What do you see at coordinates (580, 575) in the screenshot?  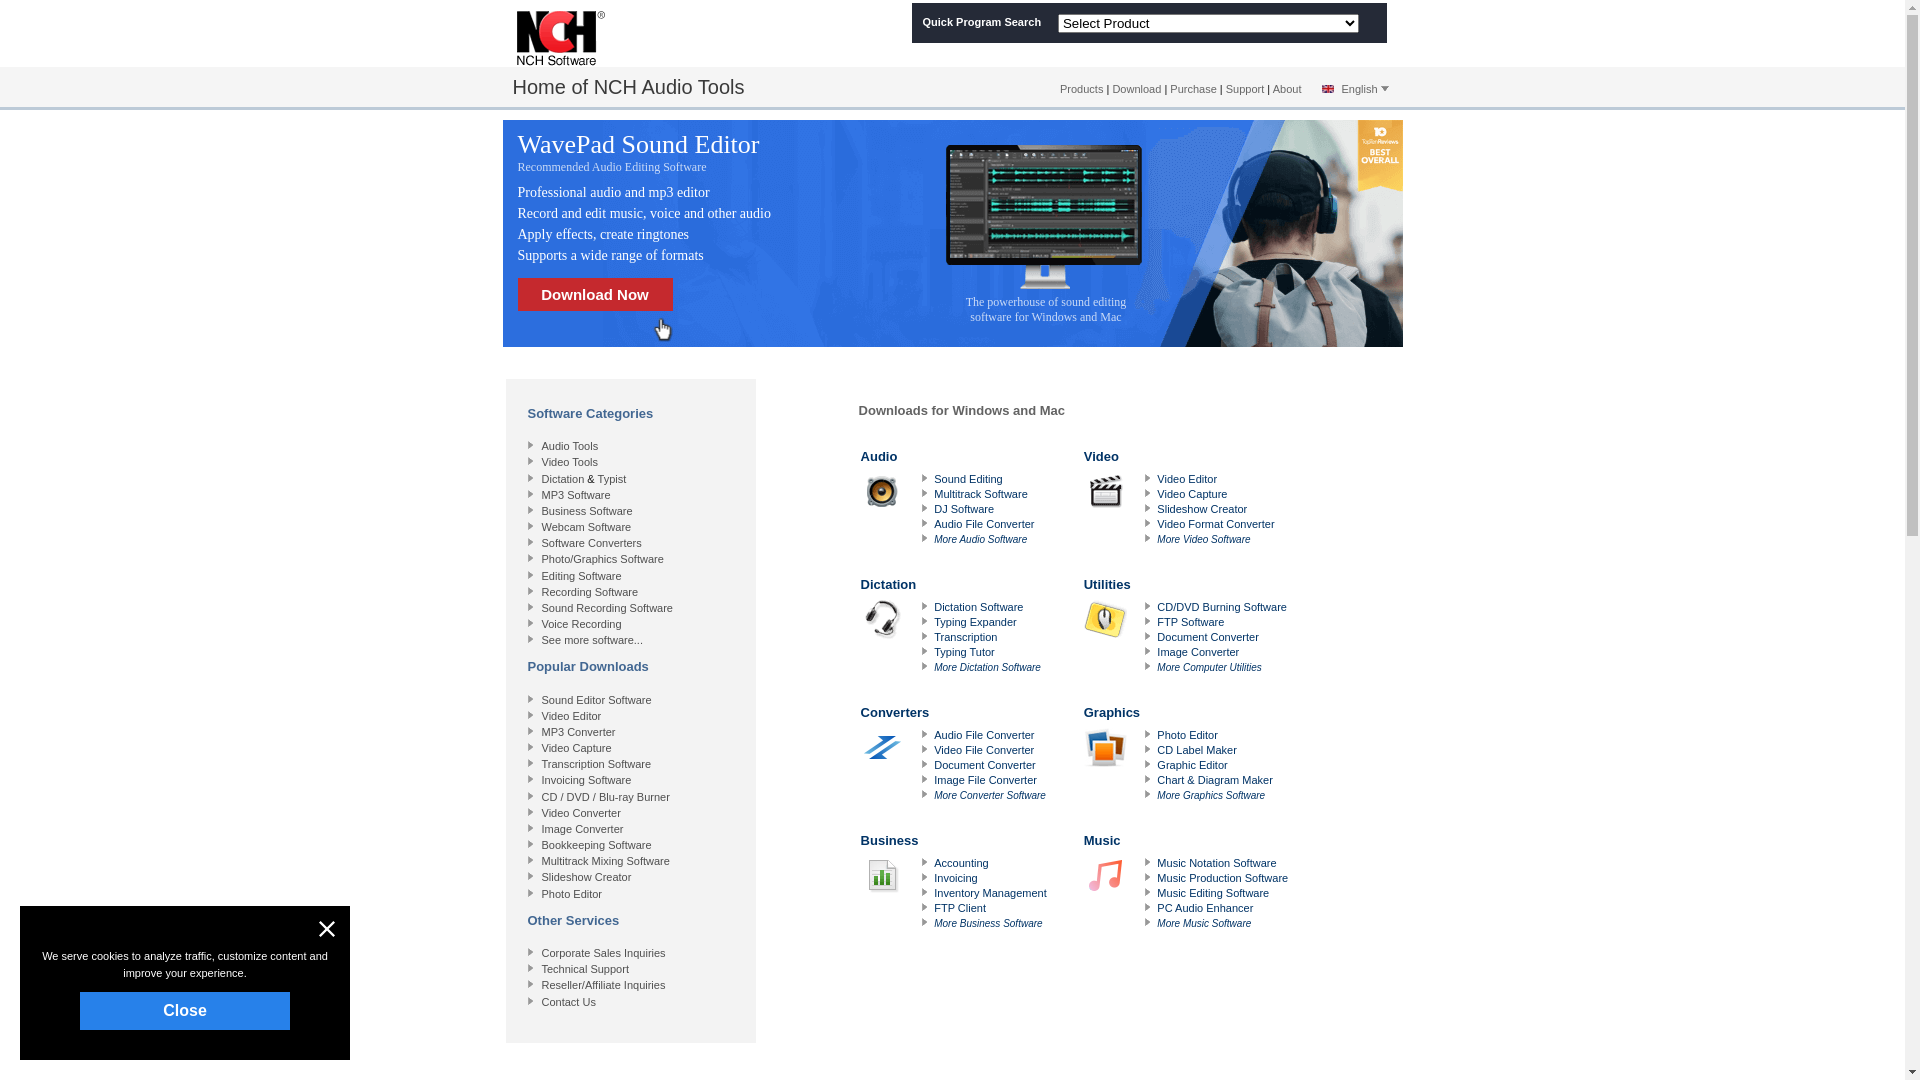 I see `'Editing Software'` at bounding box center [580, 575].